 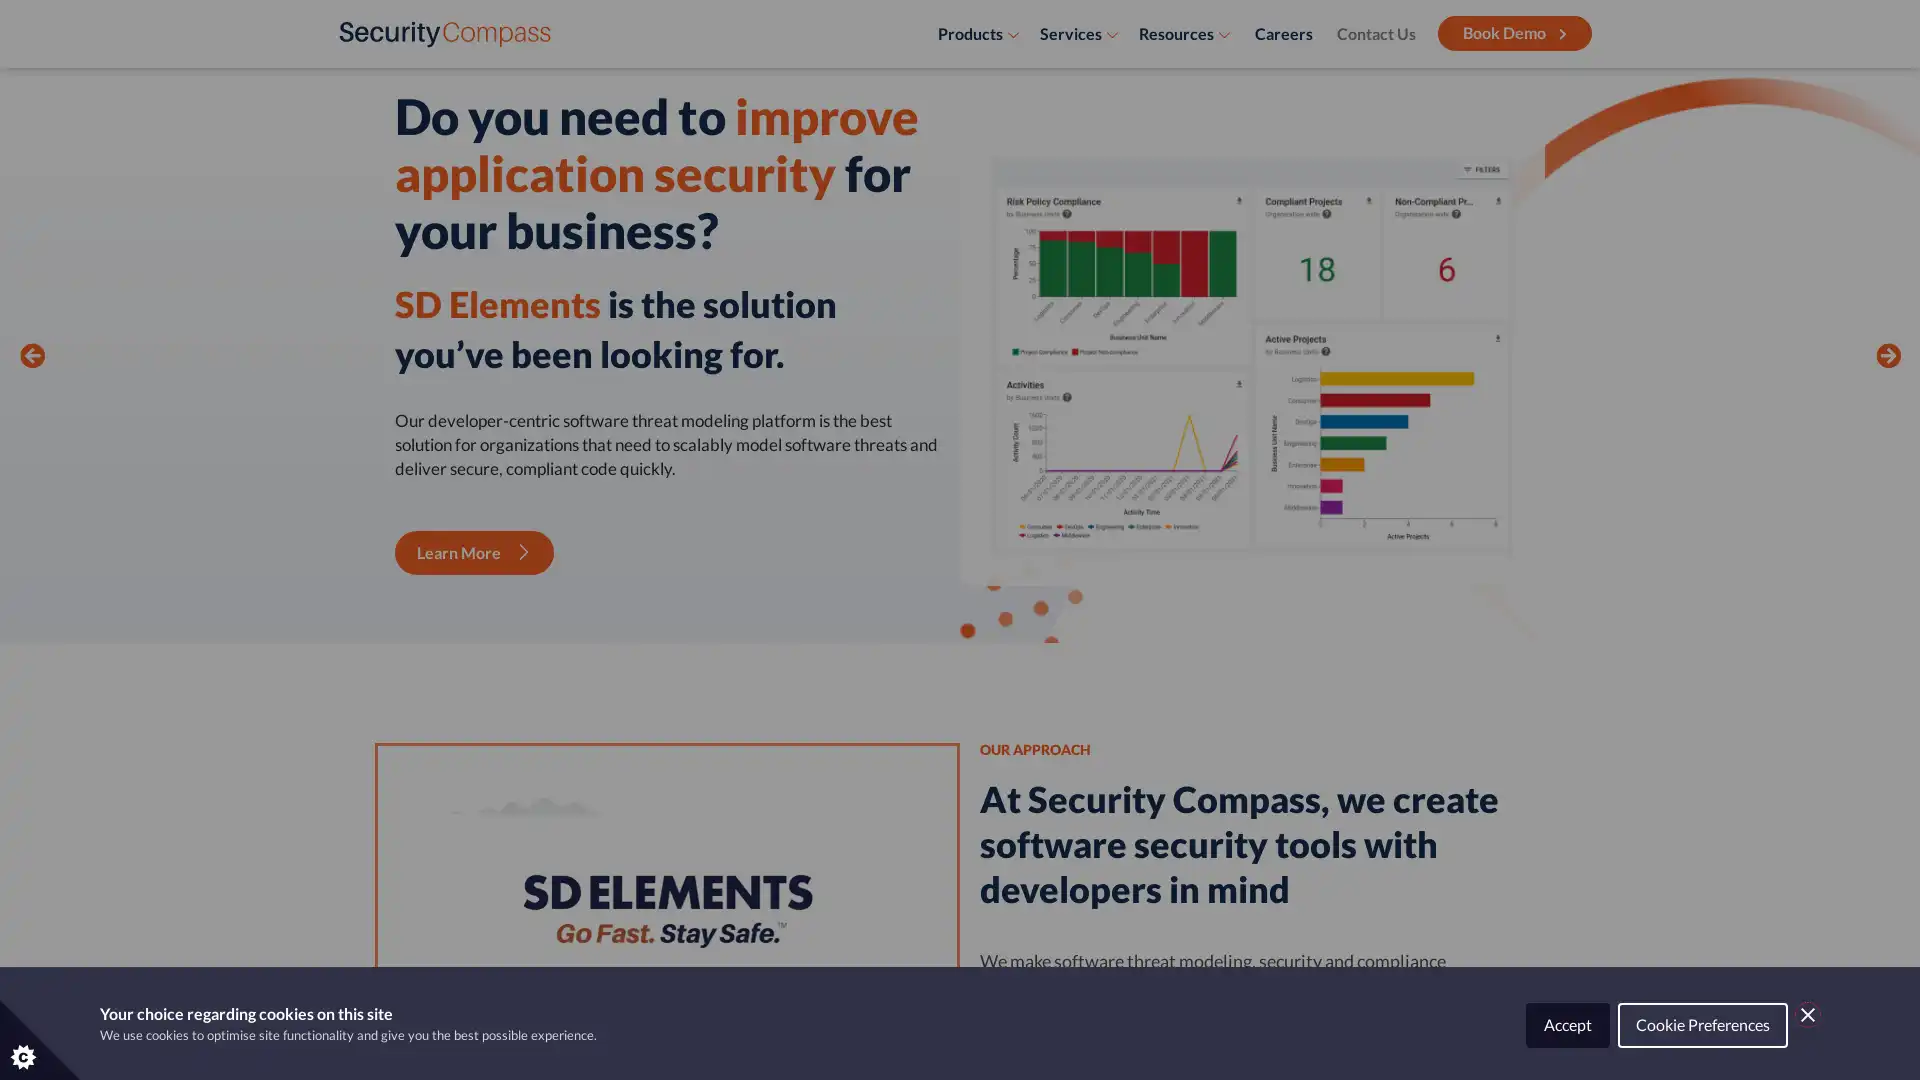 What do you see at coordinates (1808, 1014) in the screenshot?
I see `Close` at bounding box center [1808, 1014].